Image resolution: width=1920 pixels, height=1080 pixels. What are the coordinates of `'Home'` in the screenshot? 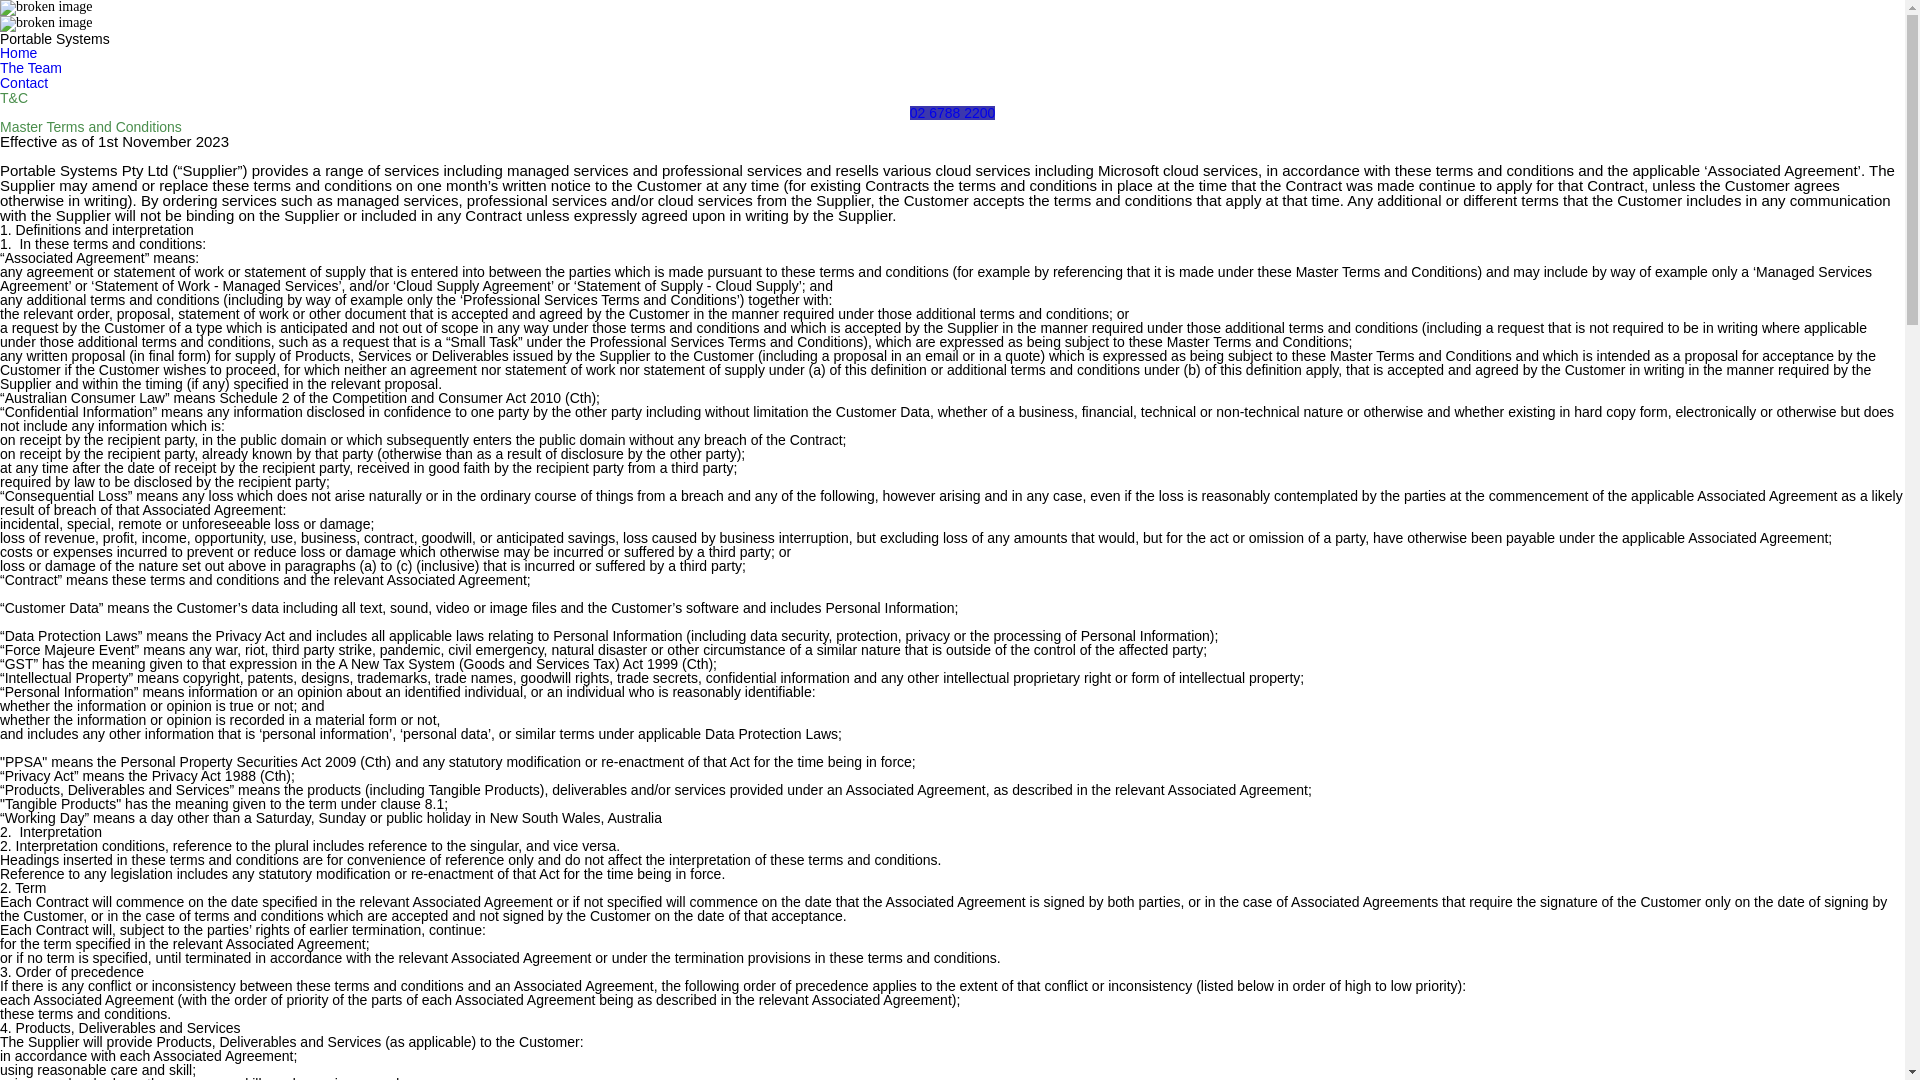 It's located at (18, 52).